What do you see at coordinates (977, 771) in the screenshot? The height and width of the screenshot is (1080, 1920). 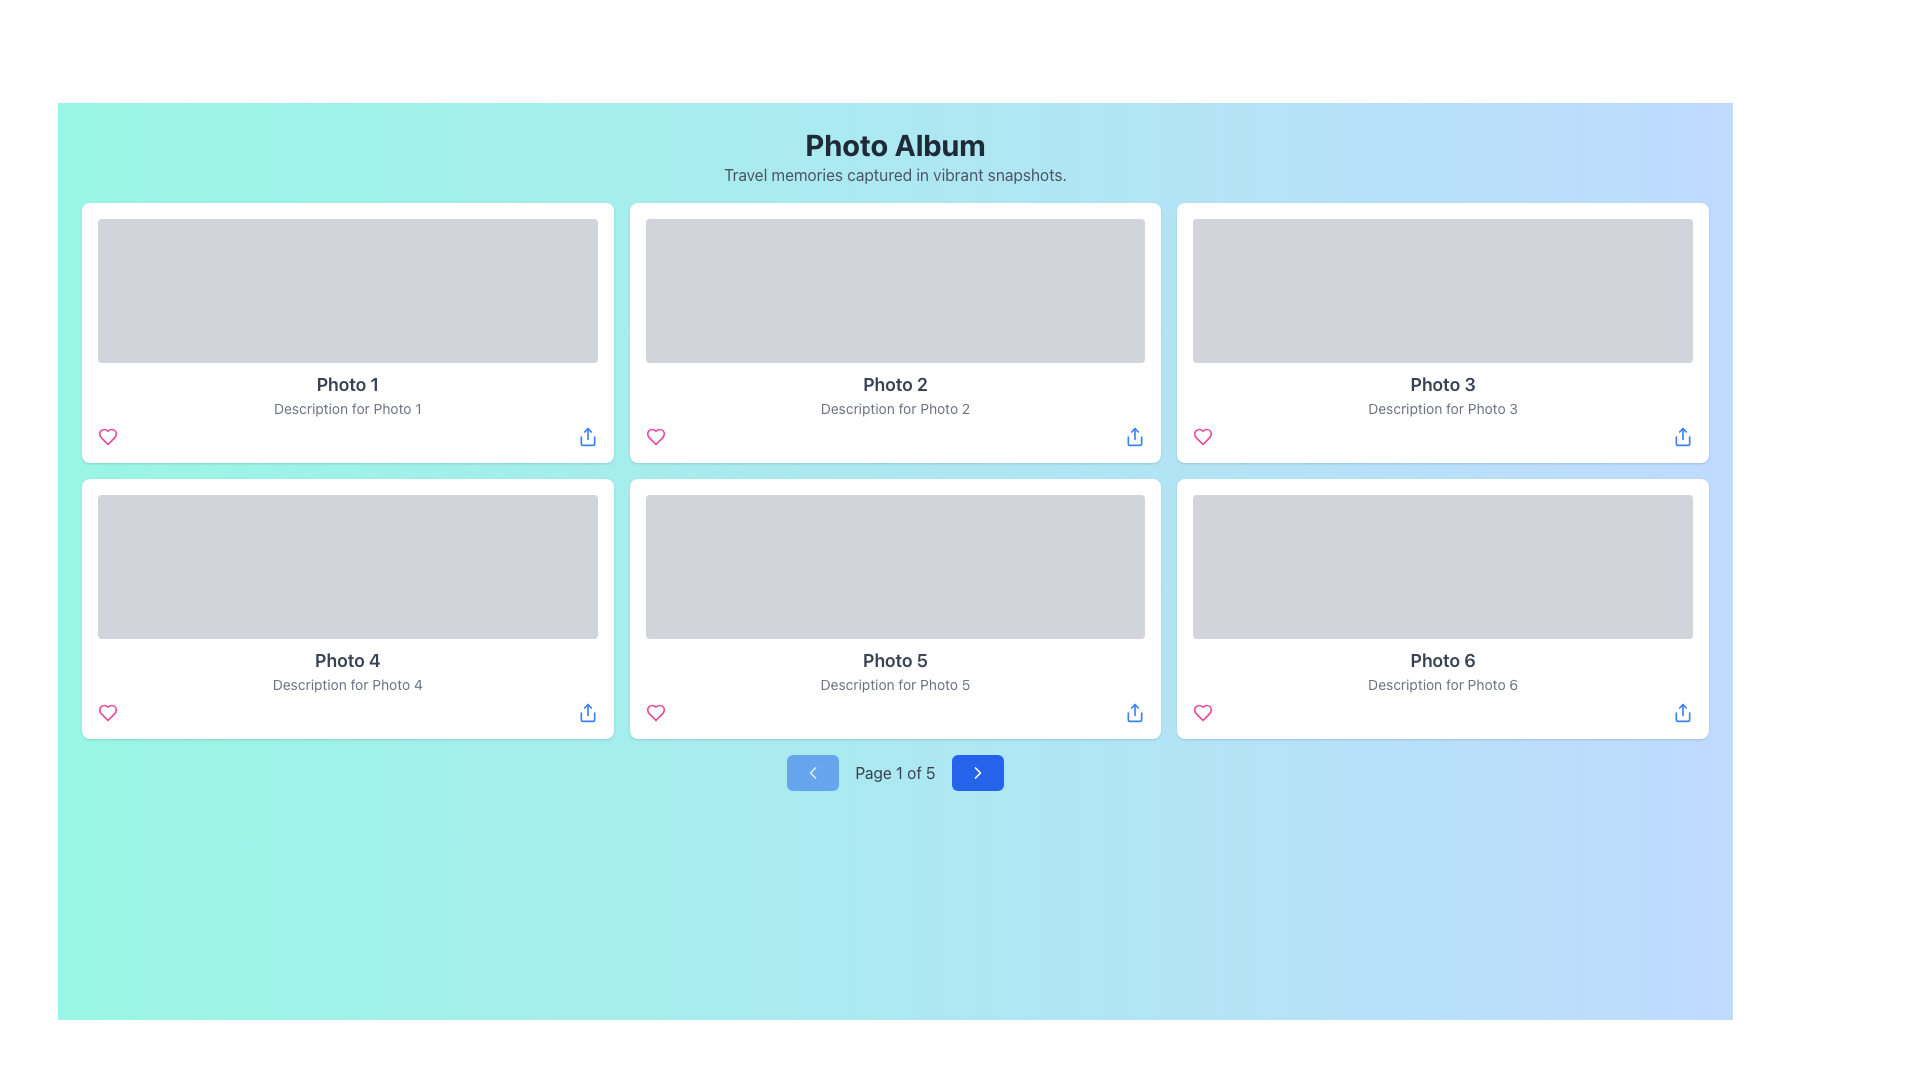 I see `the forward navigation arrow icon located within the blue rectangular button on the right side of the pagination control bar` at bounding box center [977, 771].